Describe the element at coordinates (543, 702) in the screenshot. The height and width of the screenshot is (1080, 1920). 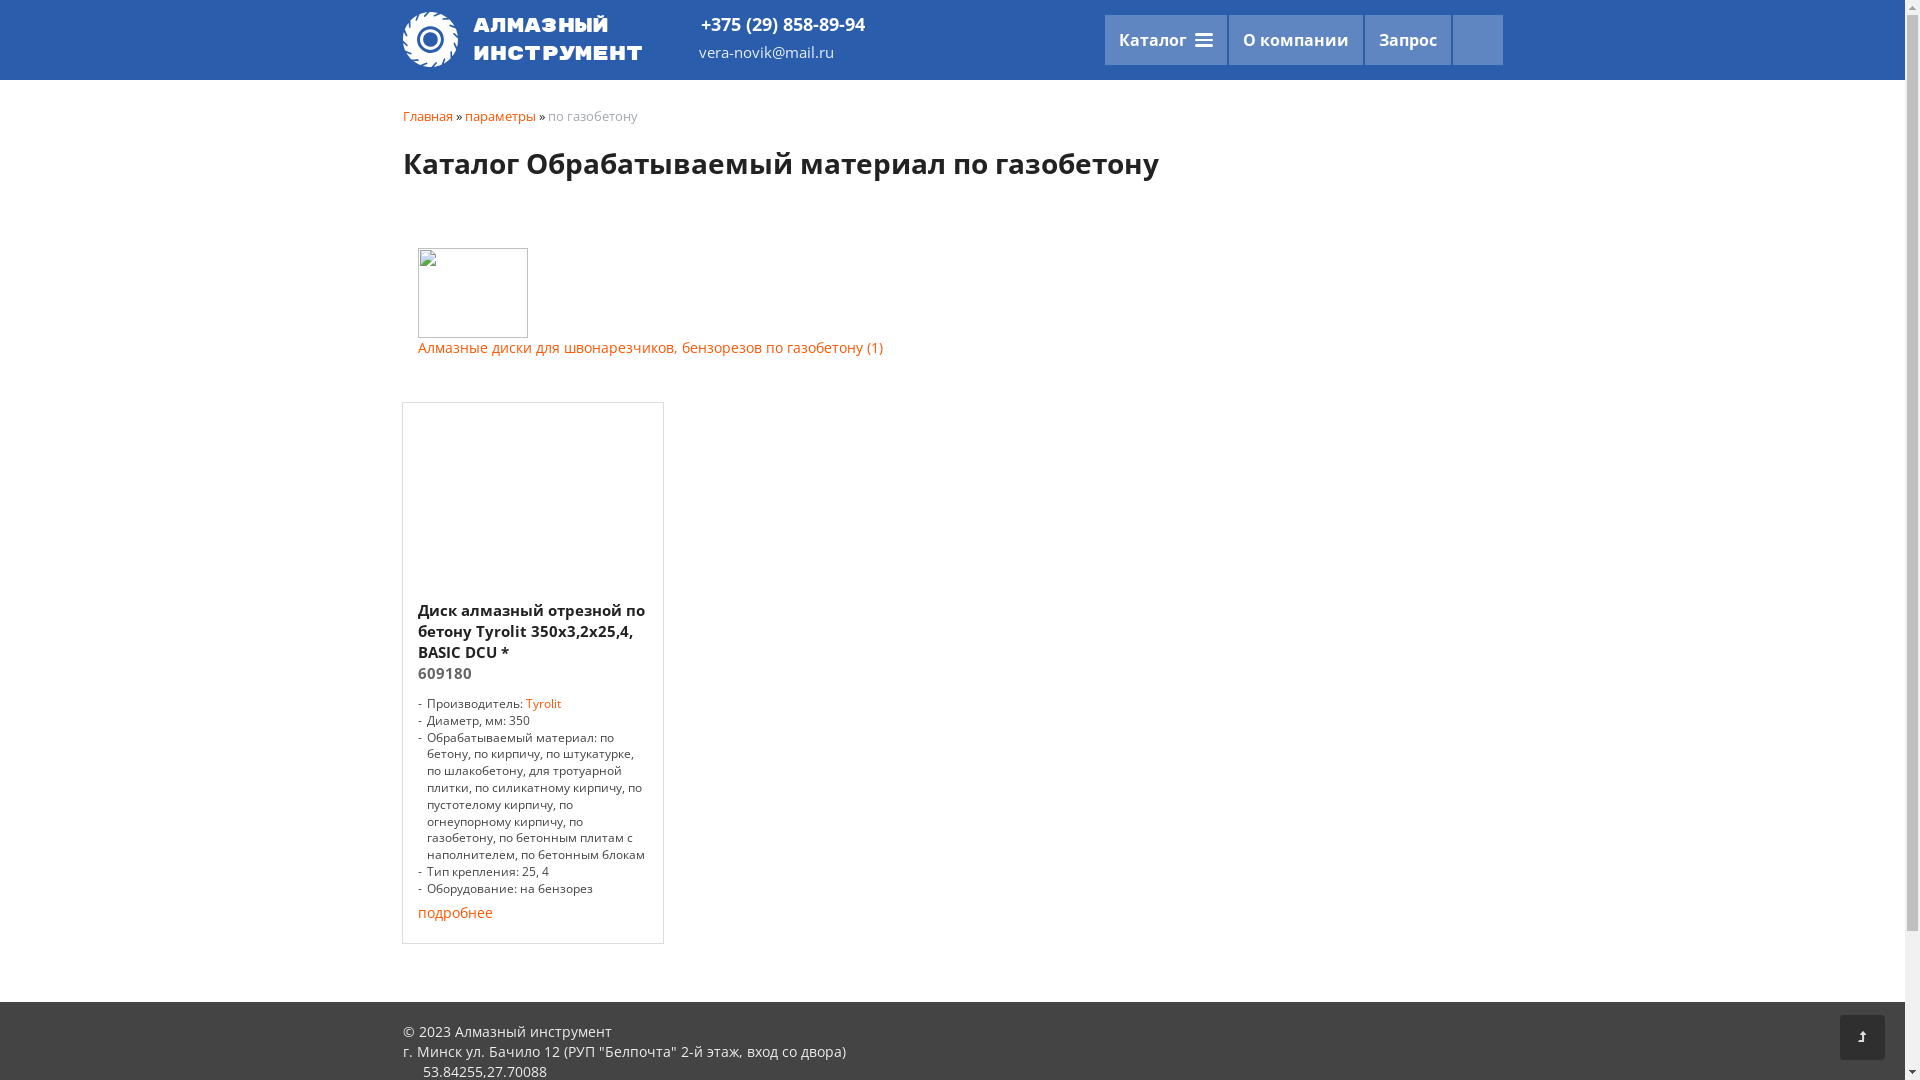
I see `'Tyrolit'` at that location.